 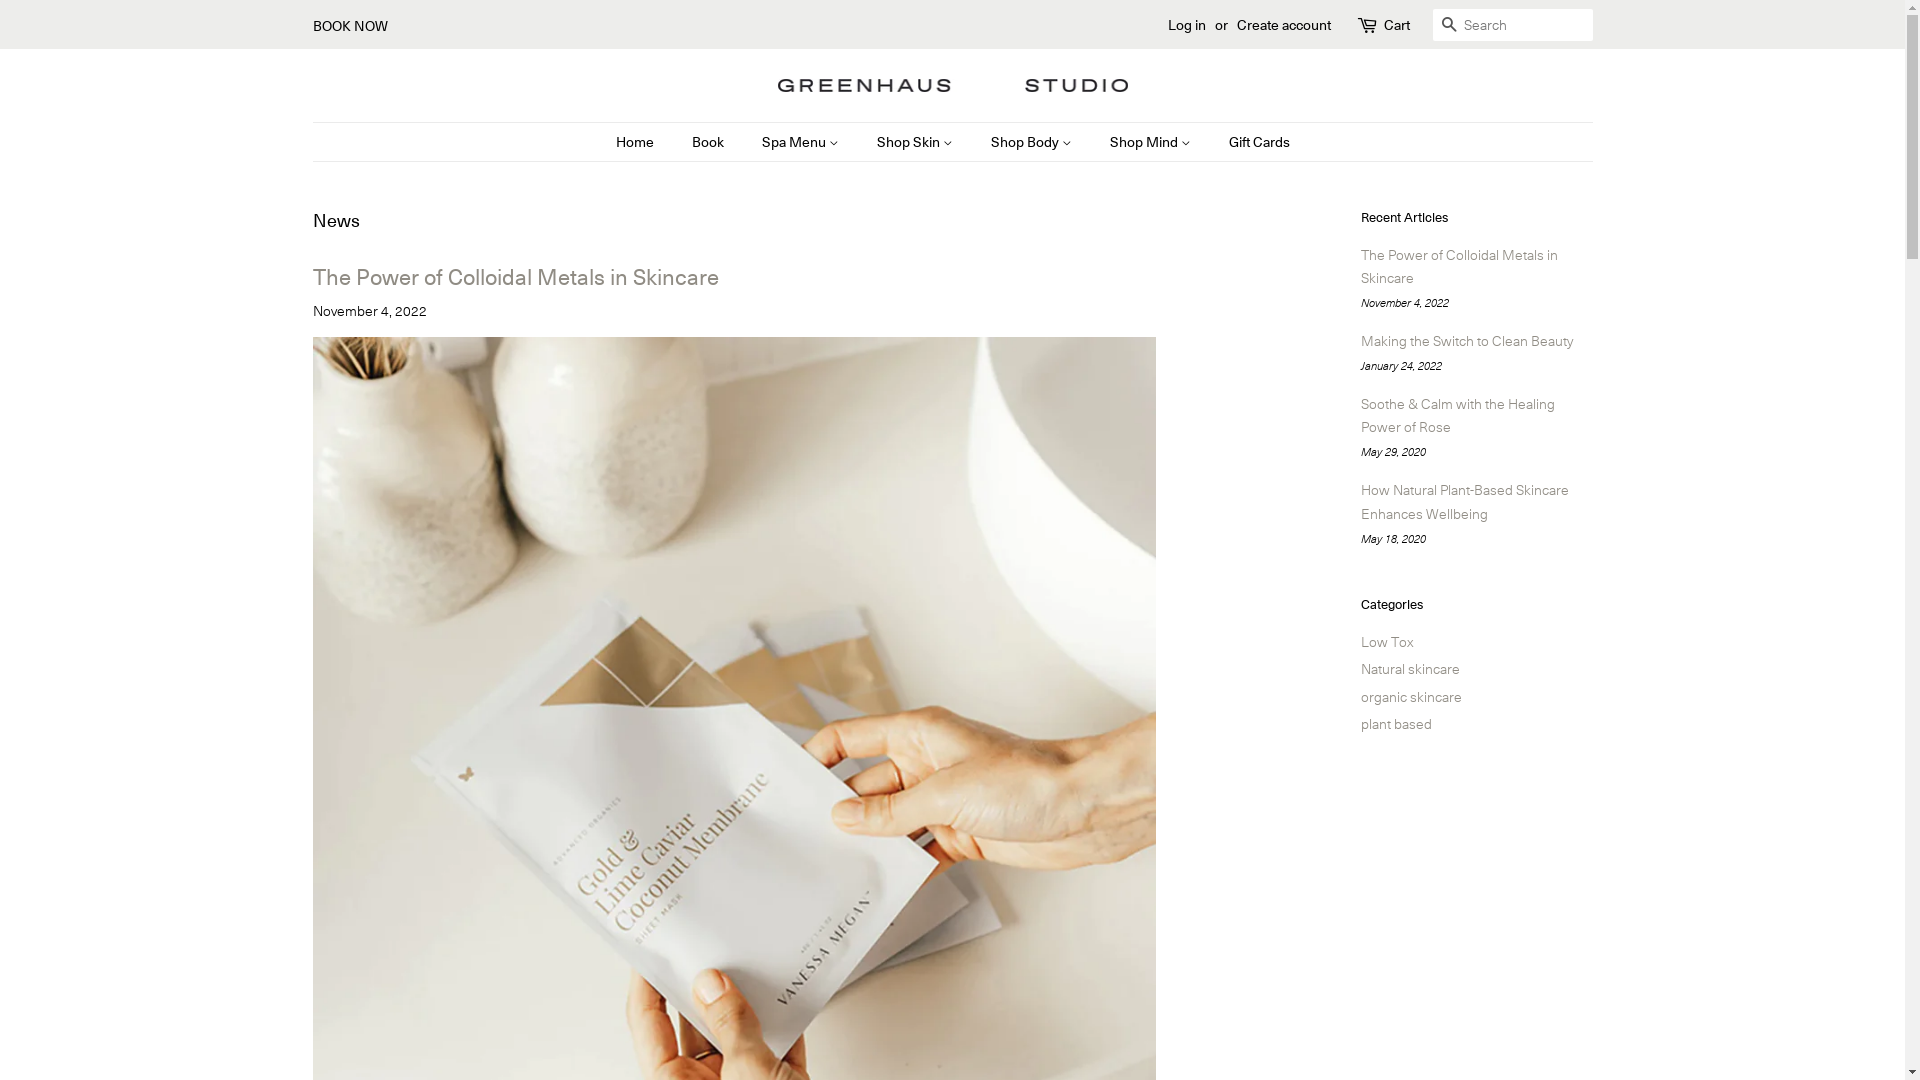 What do you see at coordinates (1359, 640) in the screenshot?
I see `'Low Tox'` at bounding box center [1359, 640].